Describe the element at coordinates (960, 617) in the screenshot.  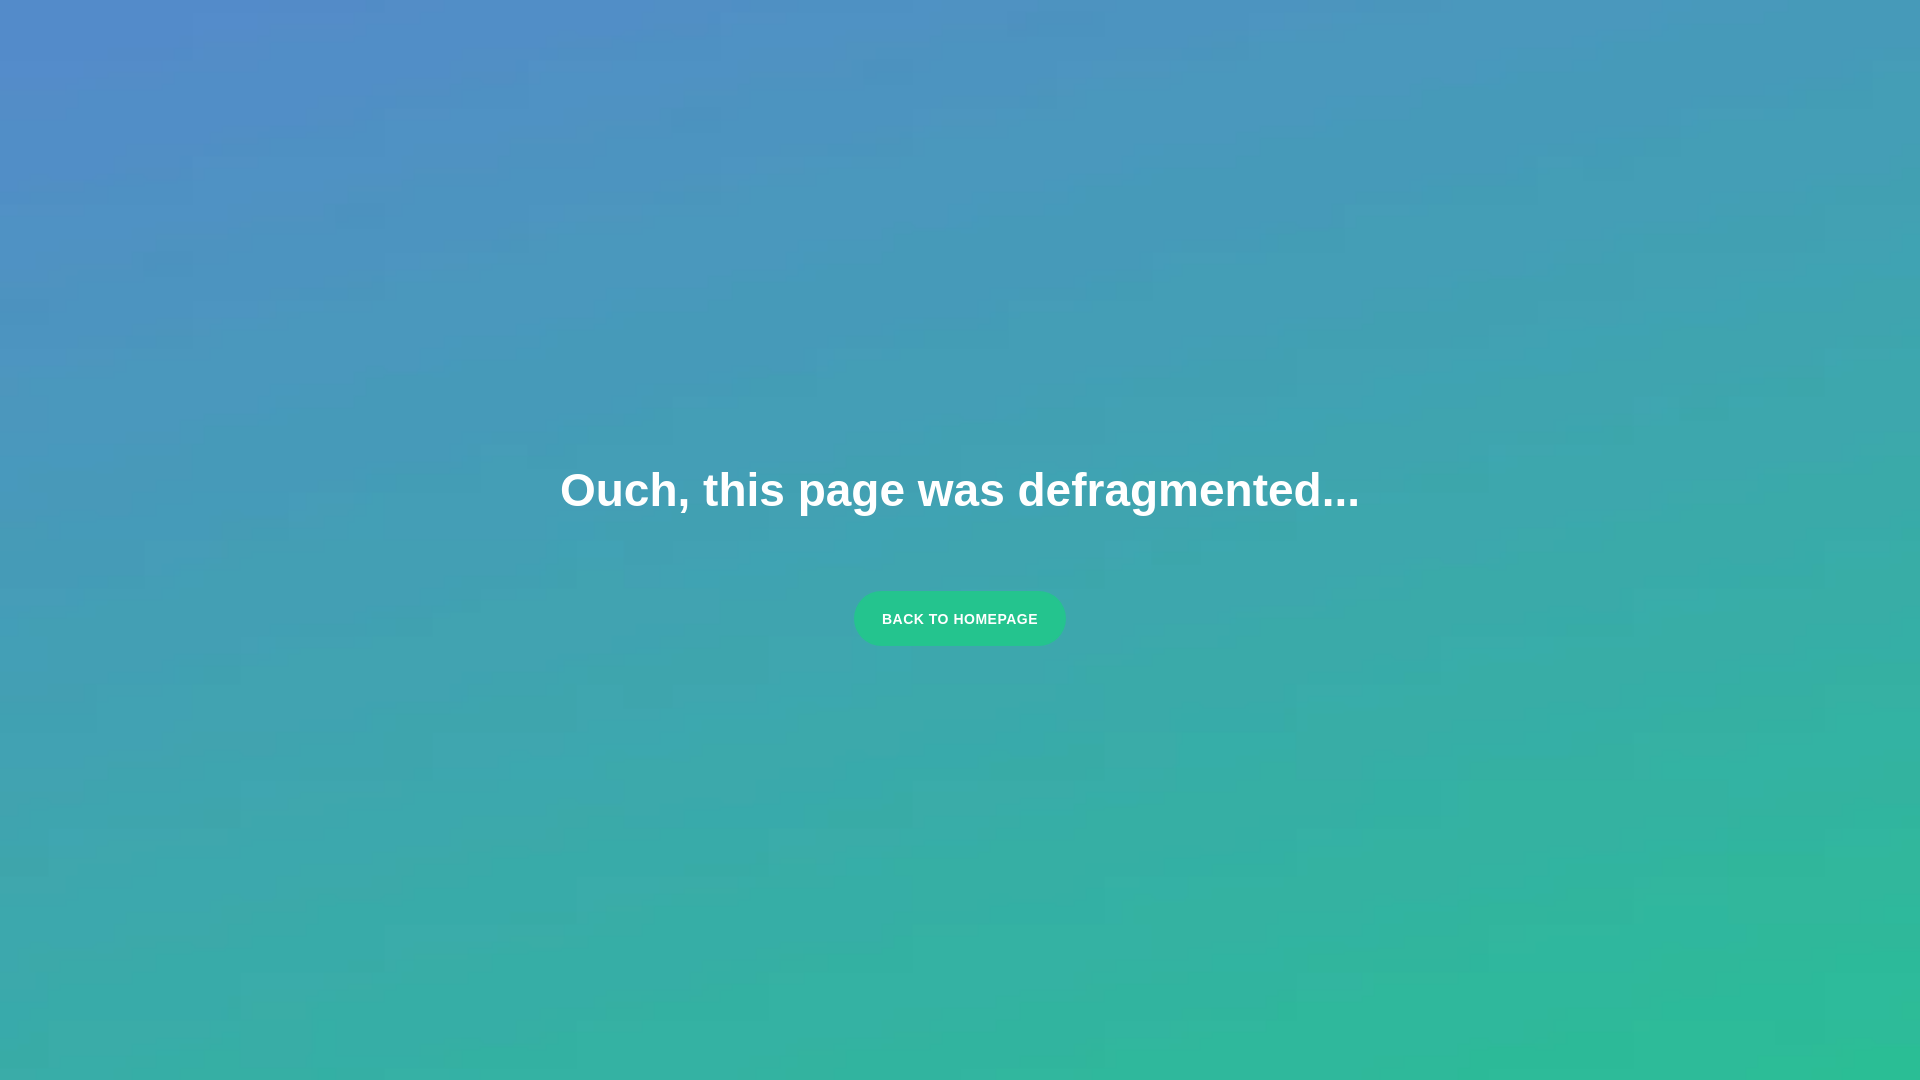
I see `'BACK TO HOMEPAGE'` at that location.